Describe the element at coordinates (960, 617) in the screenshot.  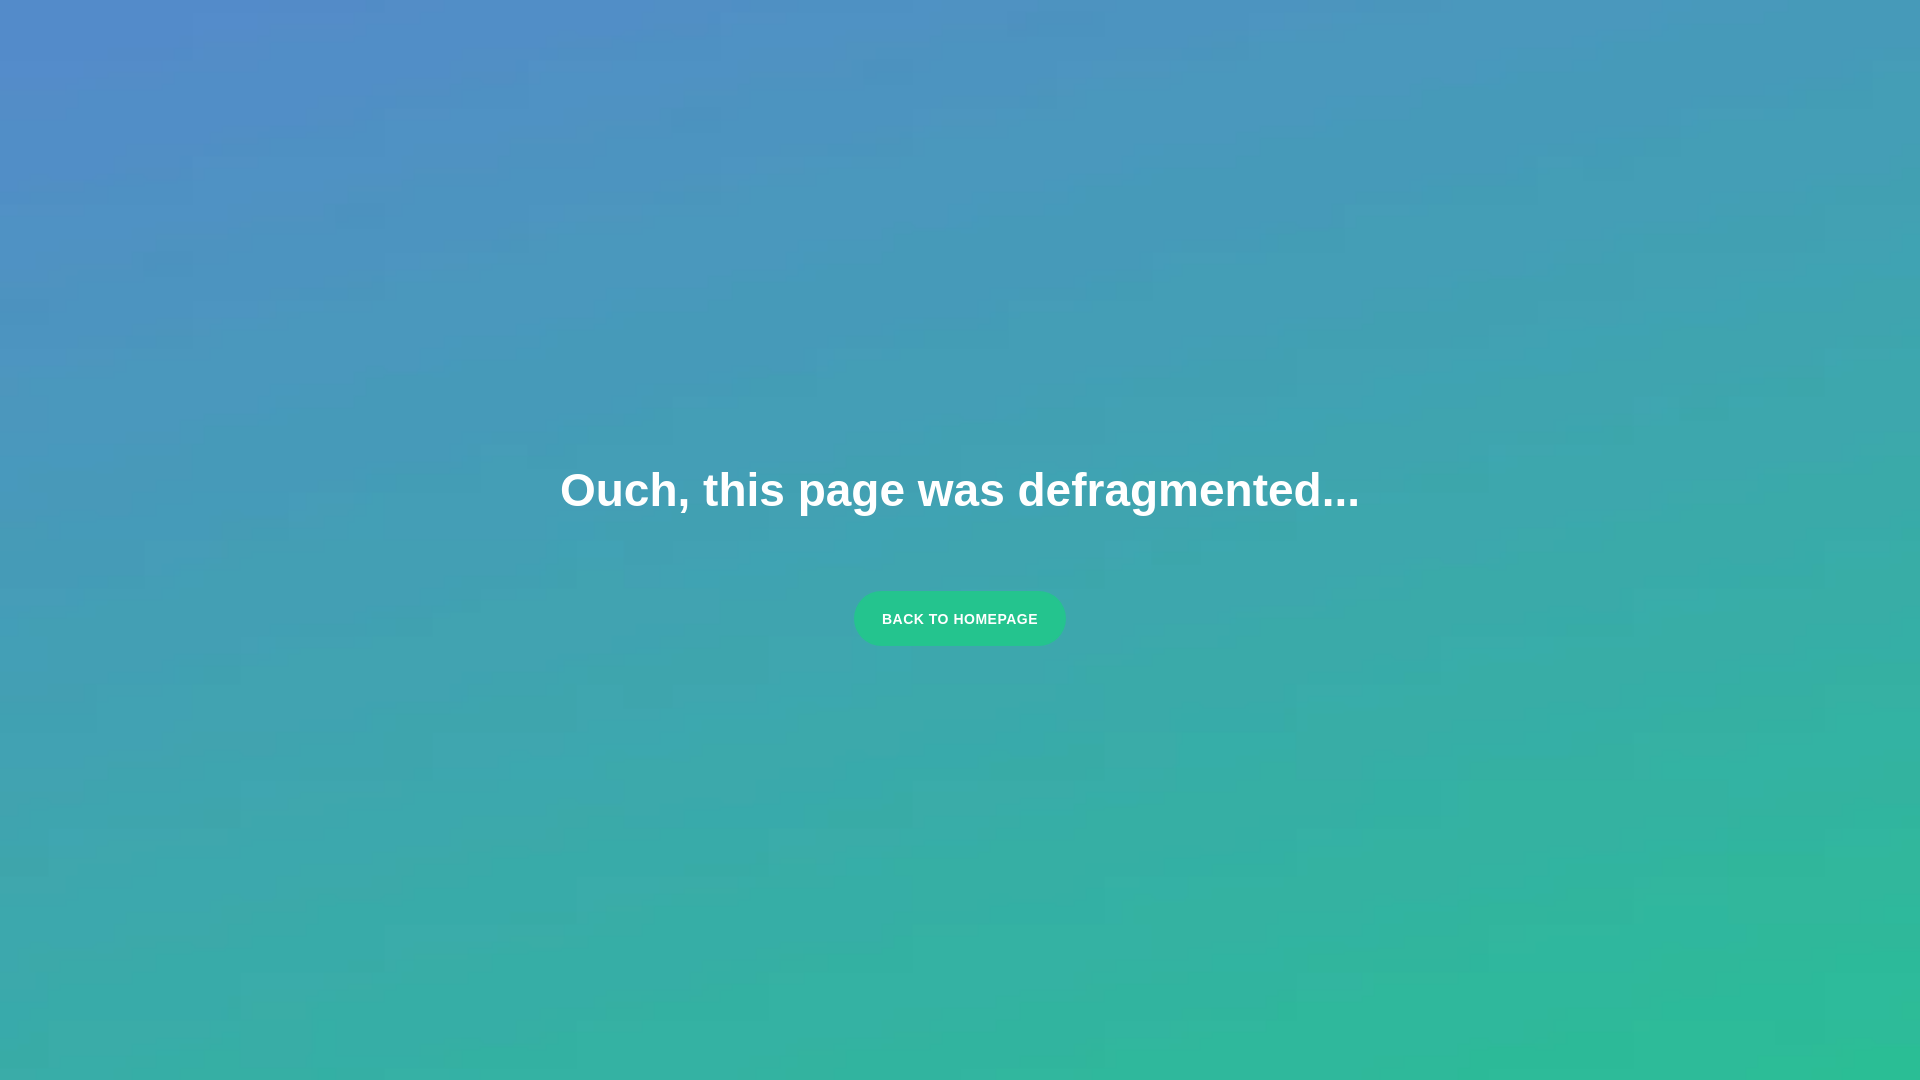
I see `'BACK TO HOMEPAGE'` at that location.